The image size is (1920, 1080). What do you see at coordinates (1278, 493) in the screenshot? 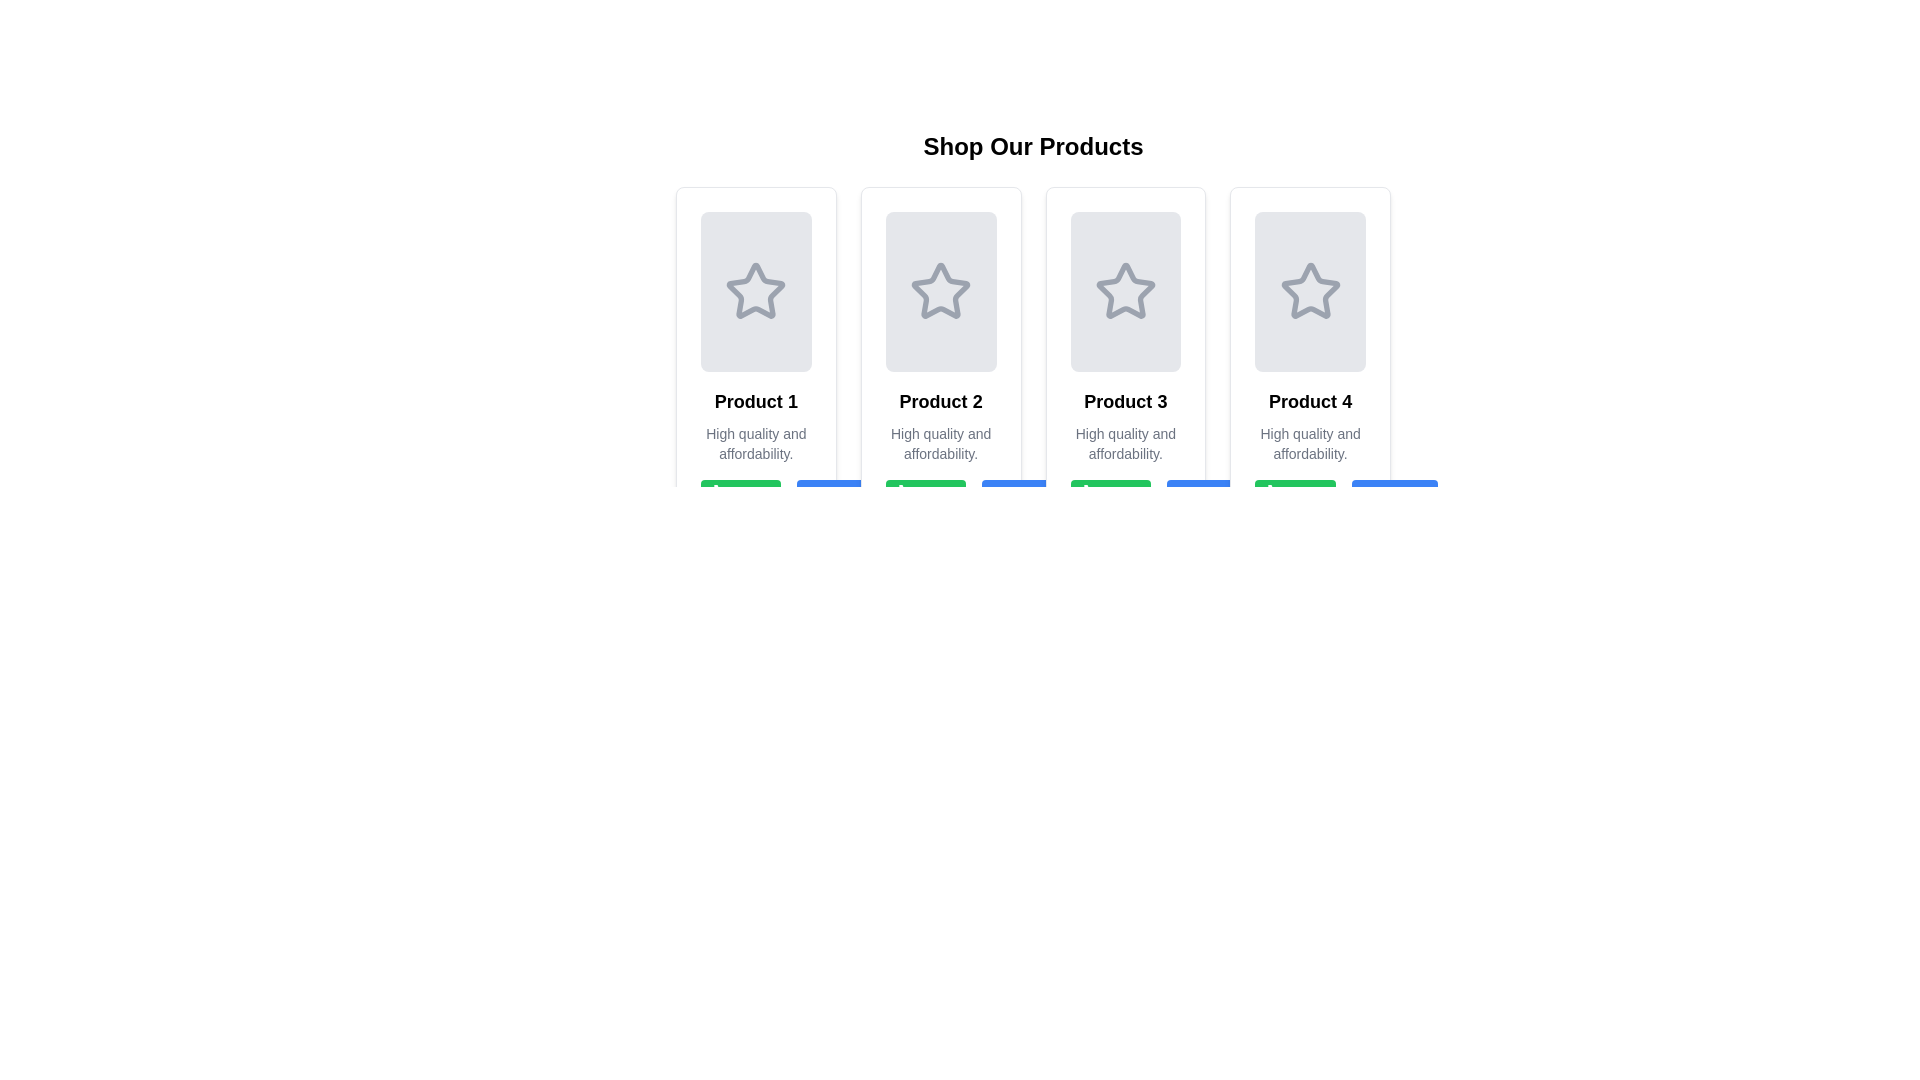
I see `shopping cart icon represented as a vector graphic element within the SVG image, located in the UI card labeled 'Product 4' for debugging purposes` at bounding box center [1278, 493].